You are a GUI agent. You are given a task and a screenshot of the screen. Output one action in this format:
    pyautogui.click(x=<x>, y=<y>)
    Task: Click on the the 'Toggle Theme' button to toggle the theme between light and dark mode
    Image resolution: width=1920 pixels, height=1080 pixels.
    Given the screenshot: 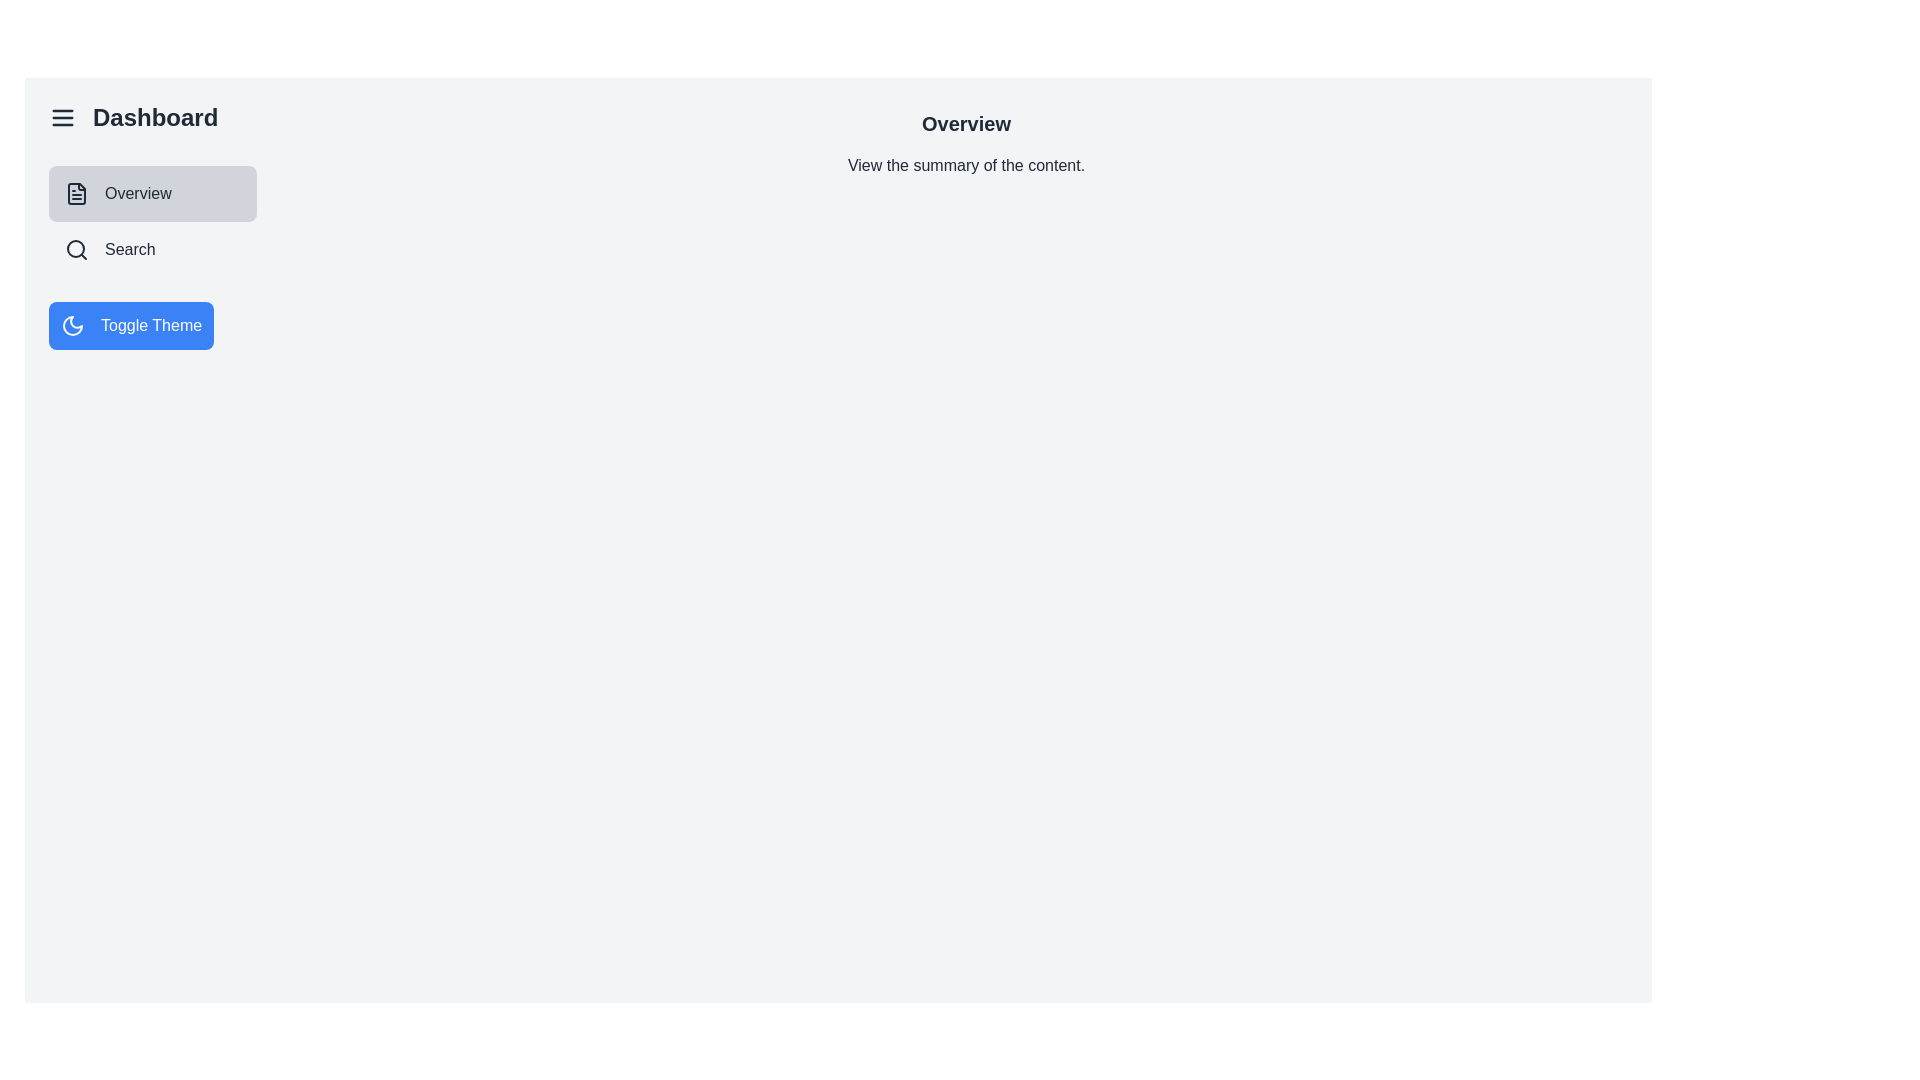 What is the action you would take?
    pyautogui.click(x=129, y=325)
    